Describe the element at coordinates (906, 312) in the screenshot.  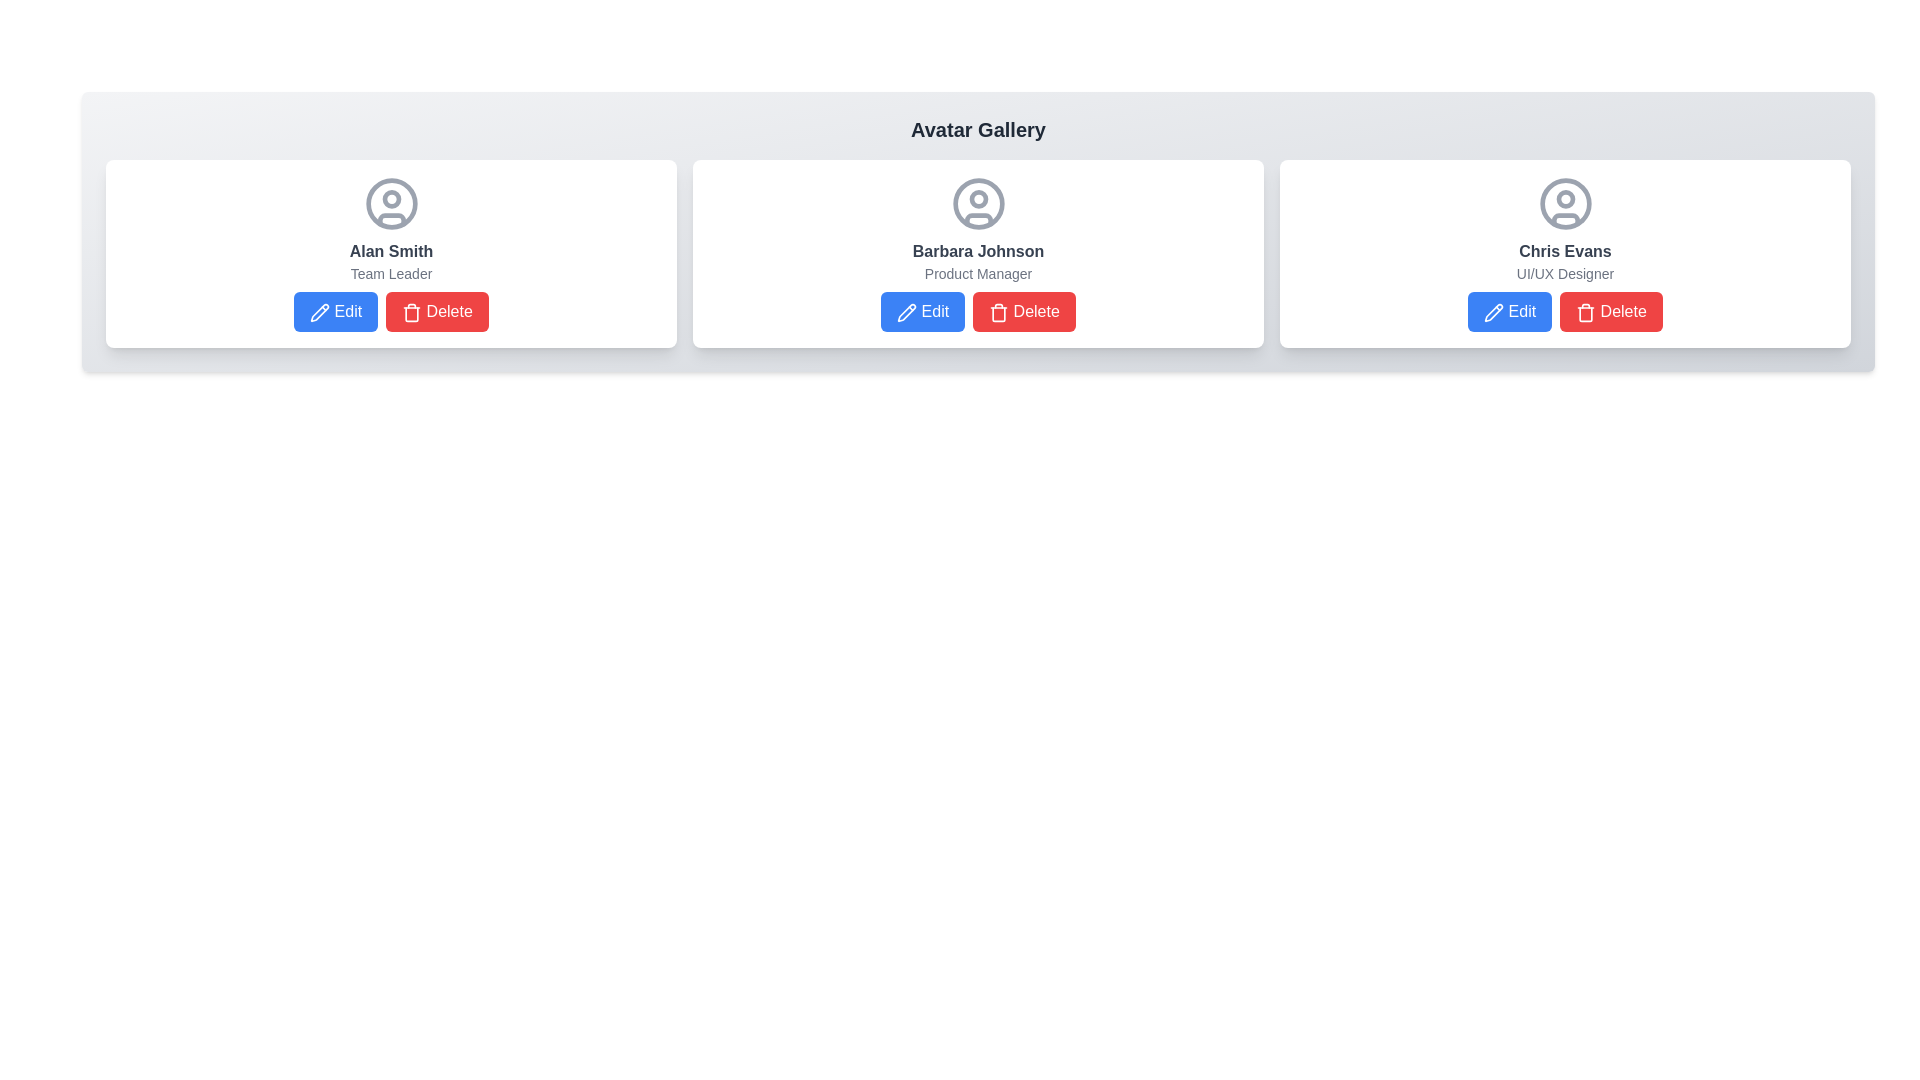
I see `the 'Edit' icon located to the left of the 'Edit' button in the second card belonging to Barbara Johnson` at that location.